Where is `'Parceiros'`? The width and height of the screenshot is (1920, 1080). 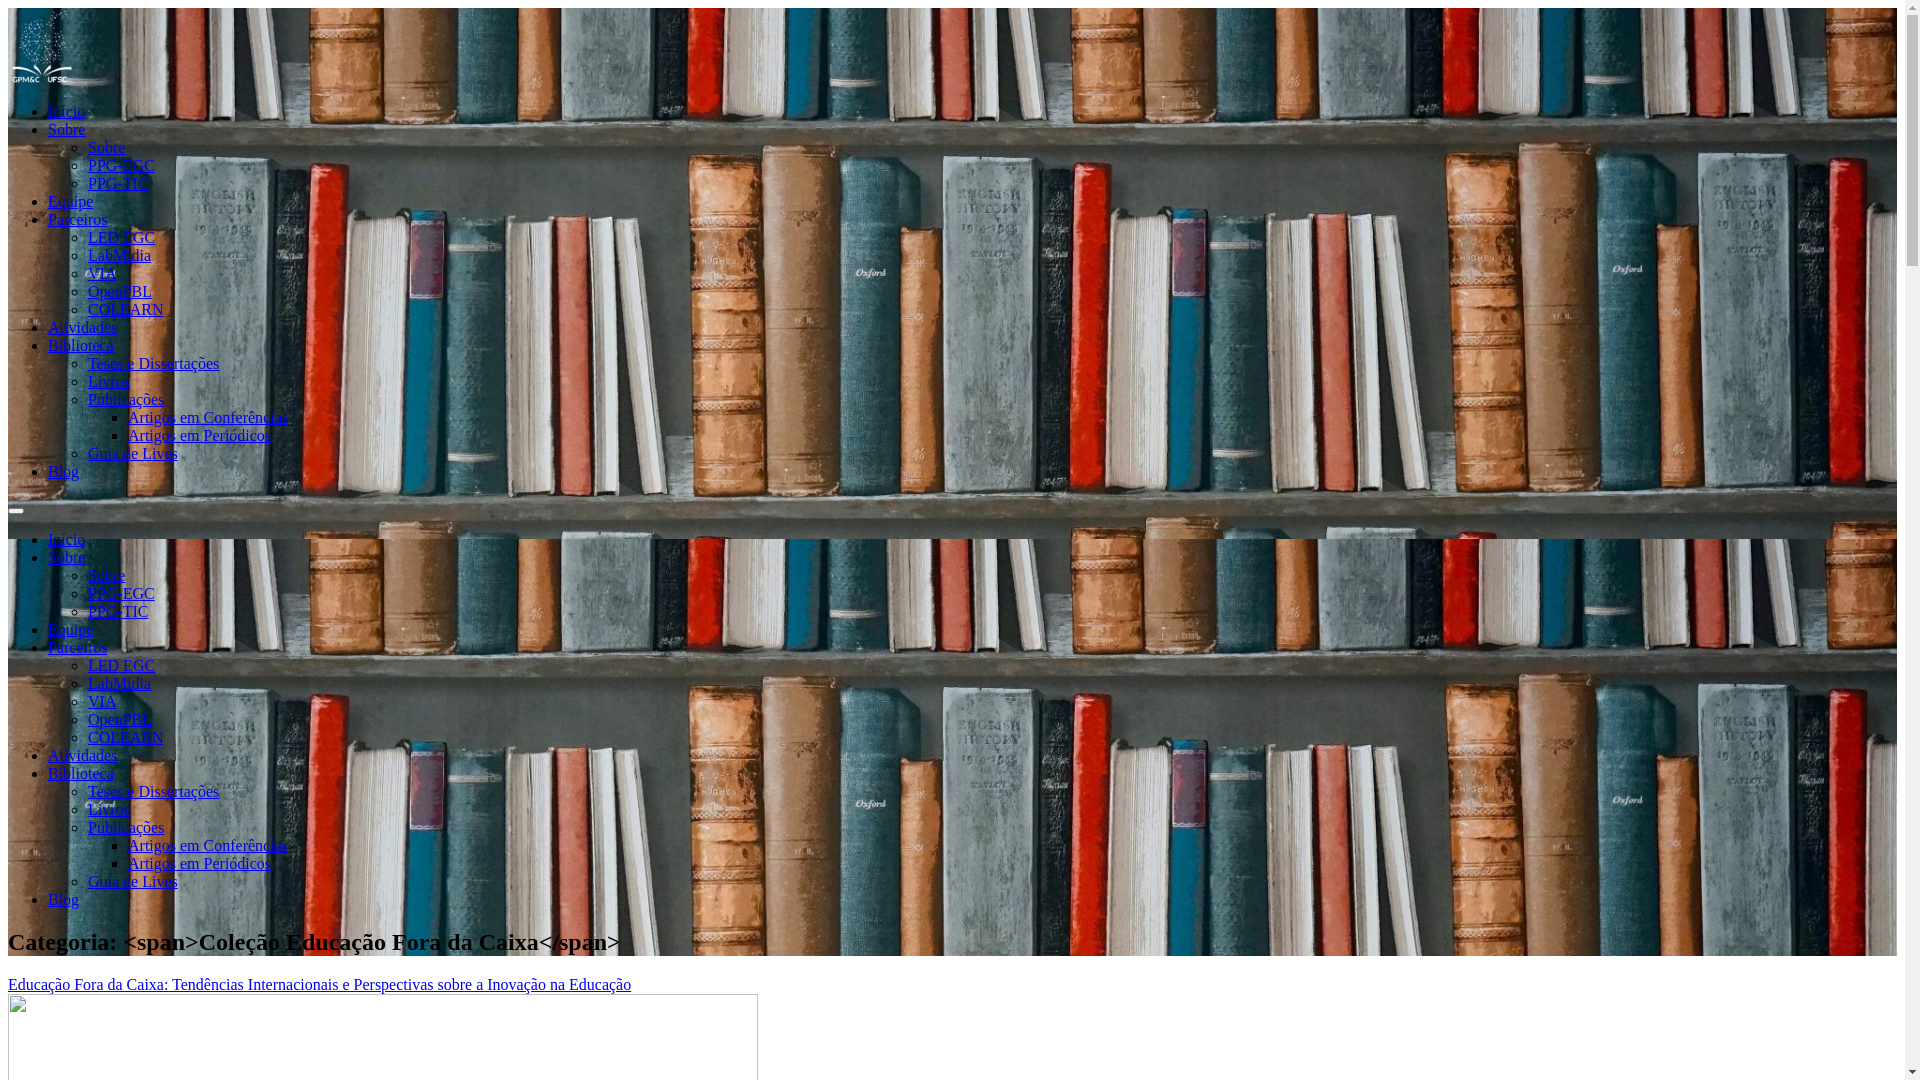
'Parceiros' is located at coordinates (77, 647).